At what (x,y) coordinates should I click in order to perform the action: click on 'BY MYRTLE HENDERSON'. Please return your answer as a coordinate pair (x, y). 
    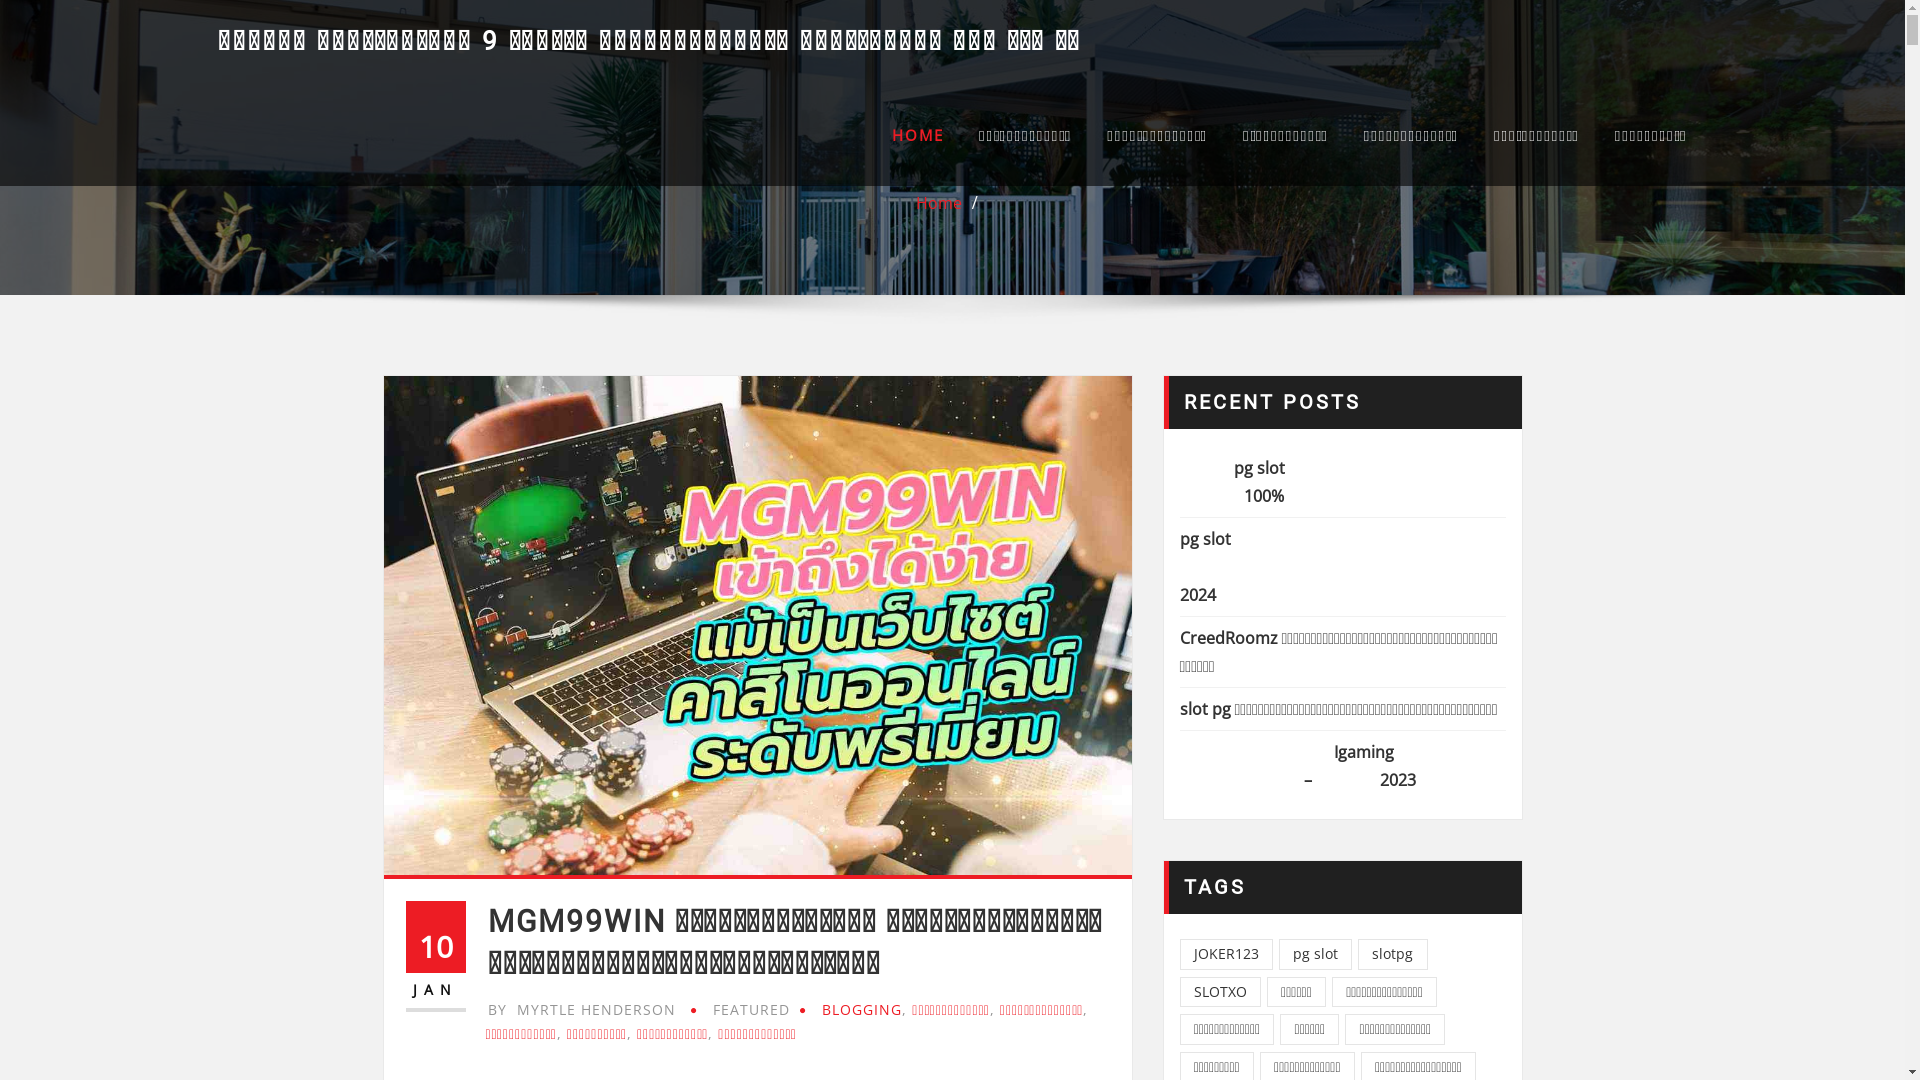
    Looking at the image, I should click on (580, 1010).